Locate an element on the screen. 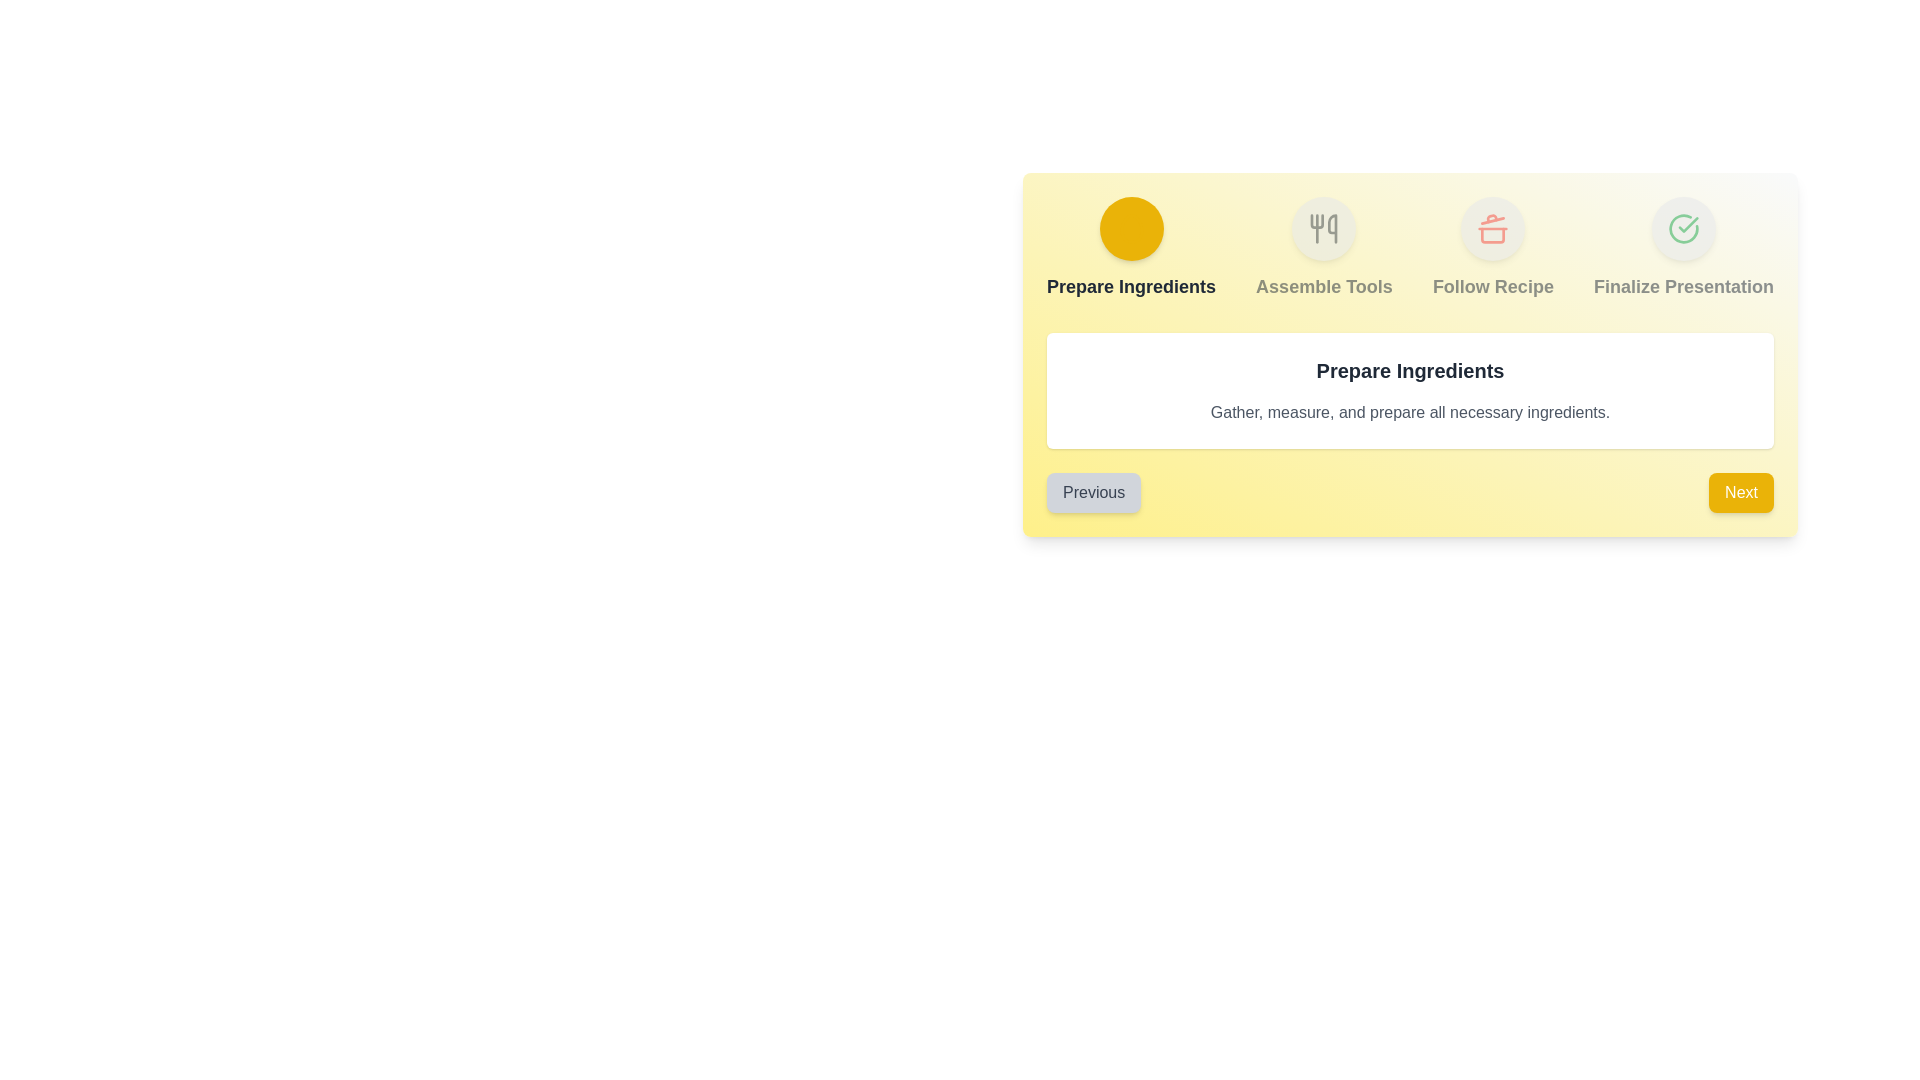 Image resolution: width=1920 pixels, height=1080 pixels. the completion icon labeled 'Finalize Presentation' located at the top-right of the icon group is located at coordinates (1683, 227).